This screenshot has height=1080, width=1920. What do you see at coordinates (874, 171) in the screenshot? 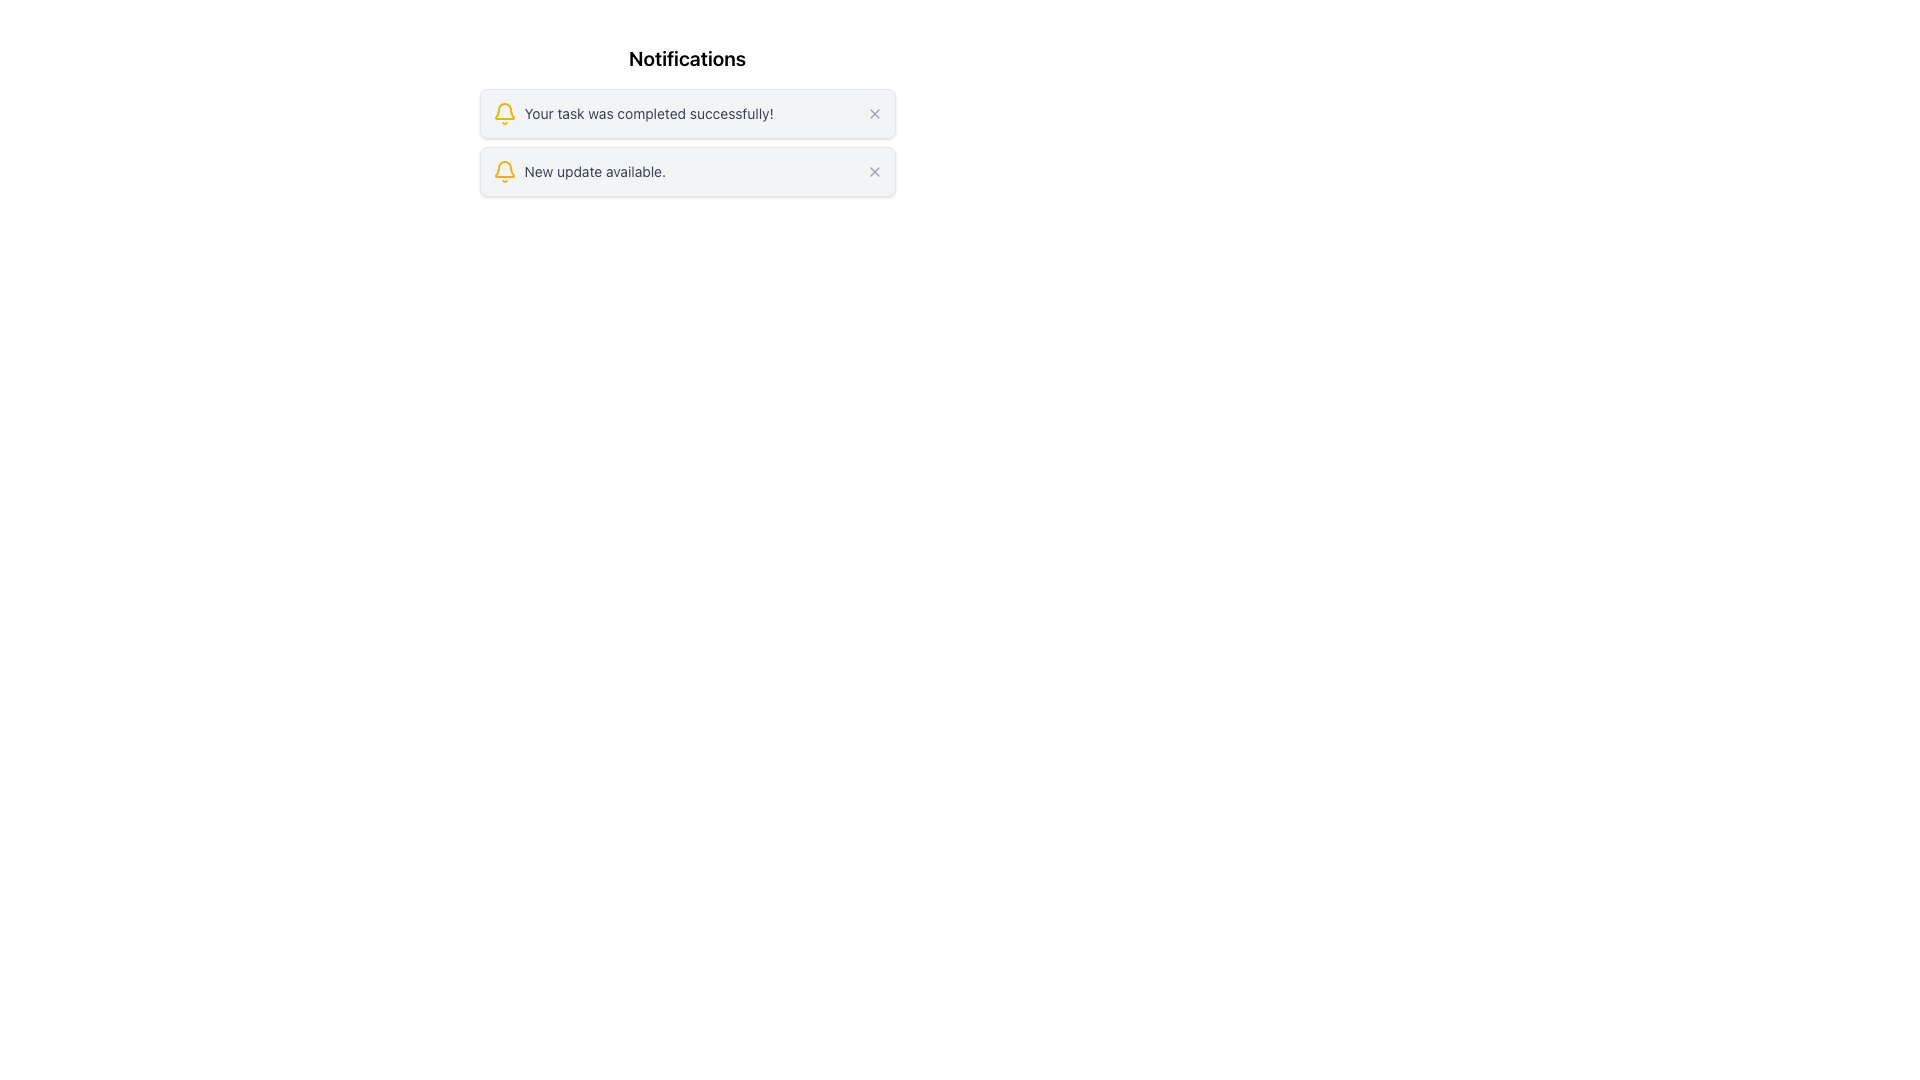
I see `the small square icon button with an 'X' symbol in the top-right corner of the second notification card to trigger the color change to red` at bounding box center [874, 171].